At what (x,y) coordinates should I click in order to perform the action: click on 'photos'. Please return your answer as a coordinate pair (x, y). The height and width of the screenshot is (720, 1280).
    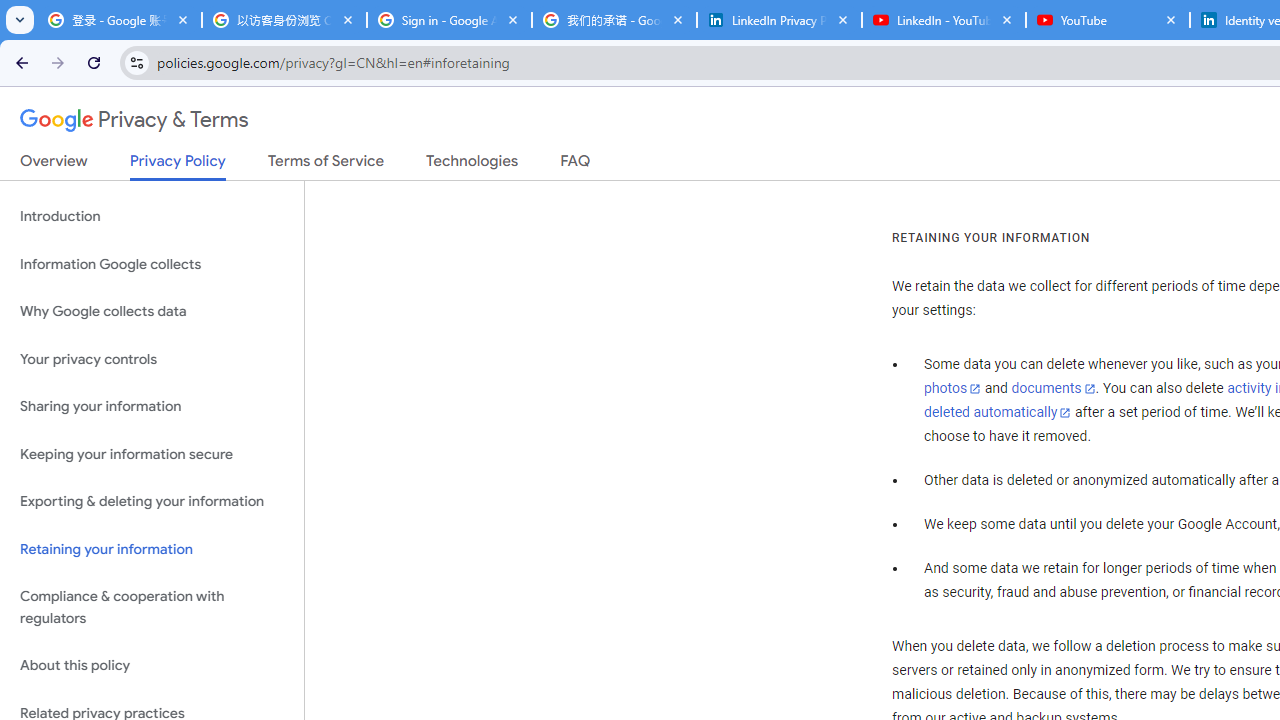
    Looking at the image, I should click on (951, 389).